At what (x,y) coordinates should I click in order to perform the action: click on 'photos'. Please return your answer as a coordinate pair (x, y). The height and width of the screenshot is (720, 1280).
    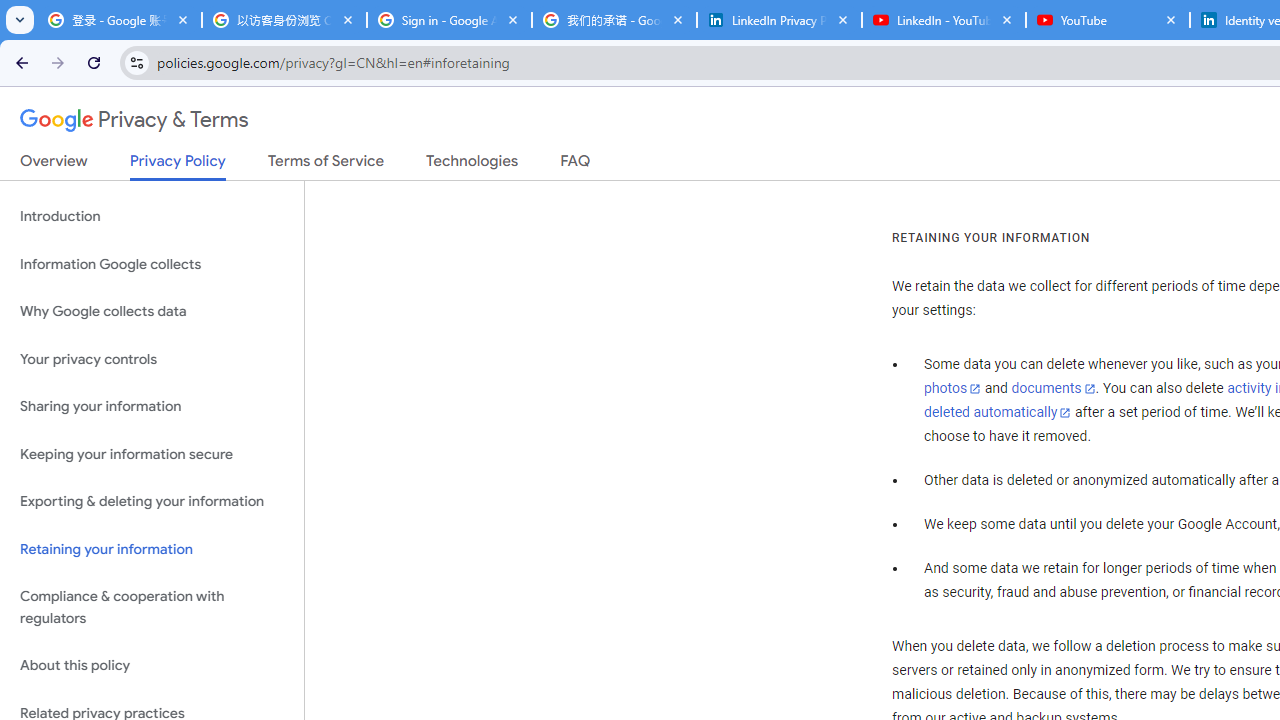
    Looking at the image, I should click on (951, 389).